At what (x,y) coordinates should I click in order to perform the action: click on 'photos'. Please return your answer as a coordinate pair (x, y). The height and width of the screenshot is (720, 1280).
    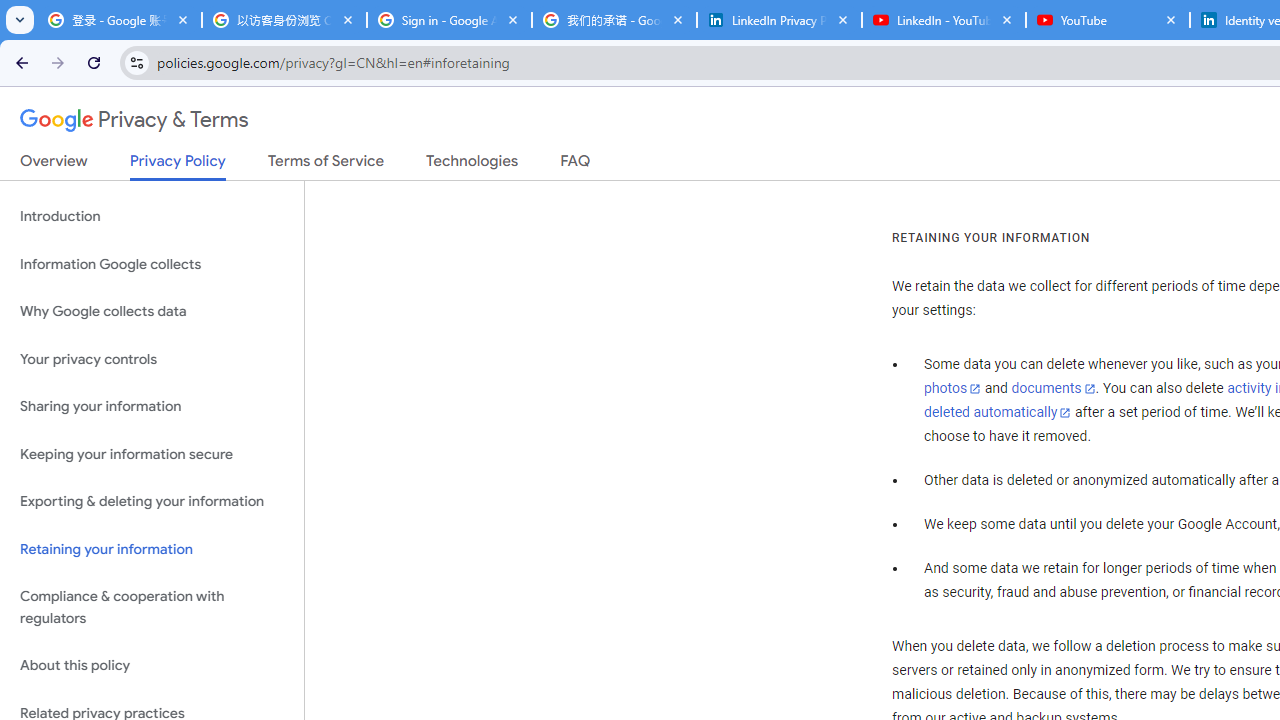
    Looking at the image, I should click on (951, 389).